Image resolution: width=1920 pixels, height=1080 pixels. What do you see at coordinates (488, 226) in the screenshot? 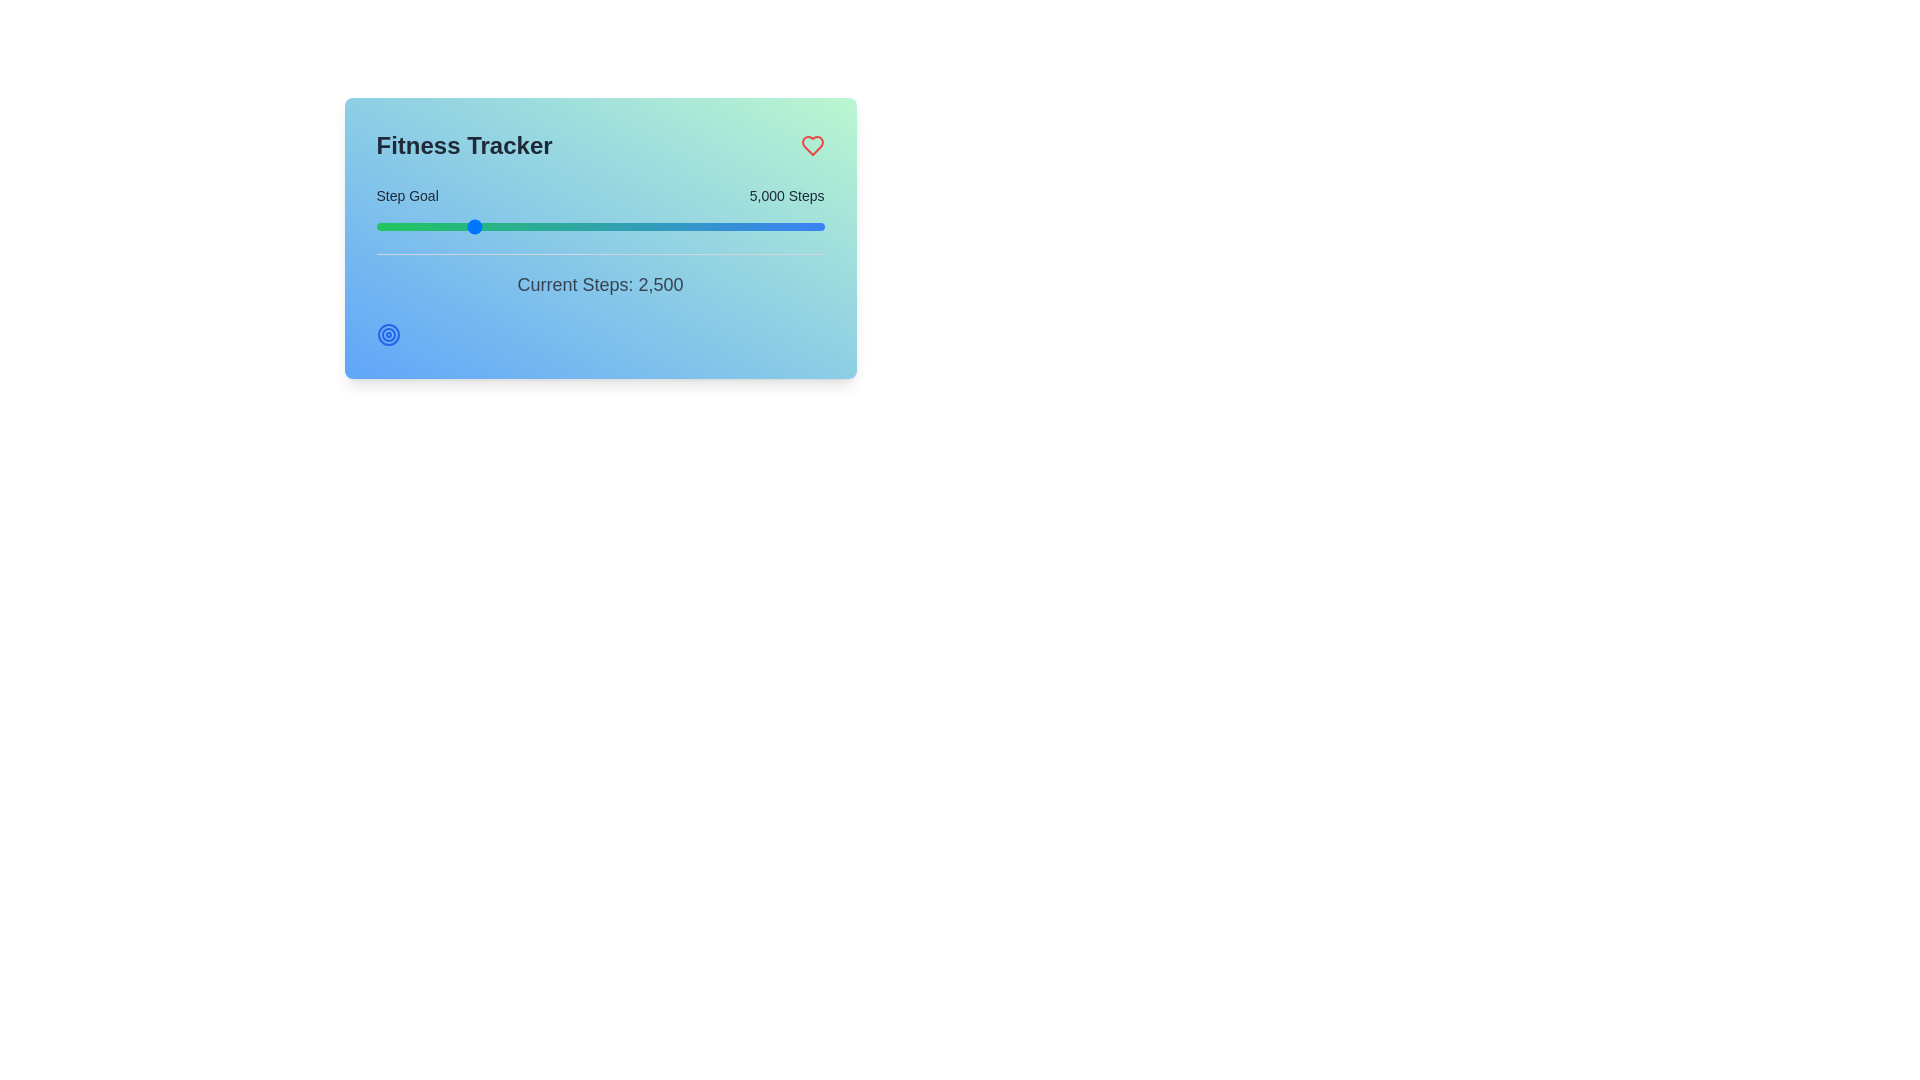
I see `the step goal slider to set the step goal to 5754` at bounding box center [488, 226].